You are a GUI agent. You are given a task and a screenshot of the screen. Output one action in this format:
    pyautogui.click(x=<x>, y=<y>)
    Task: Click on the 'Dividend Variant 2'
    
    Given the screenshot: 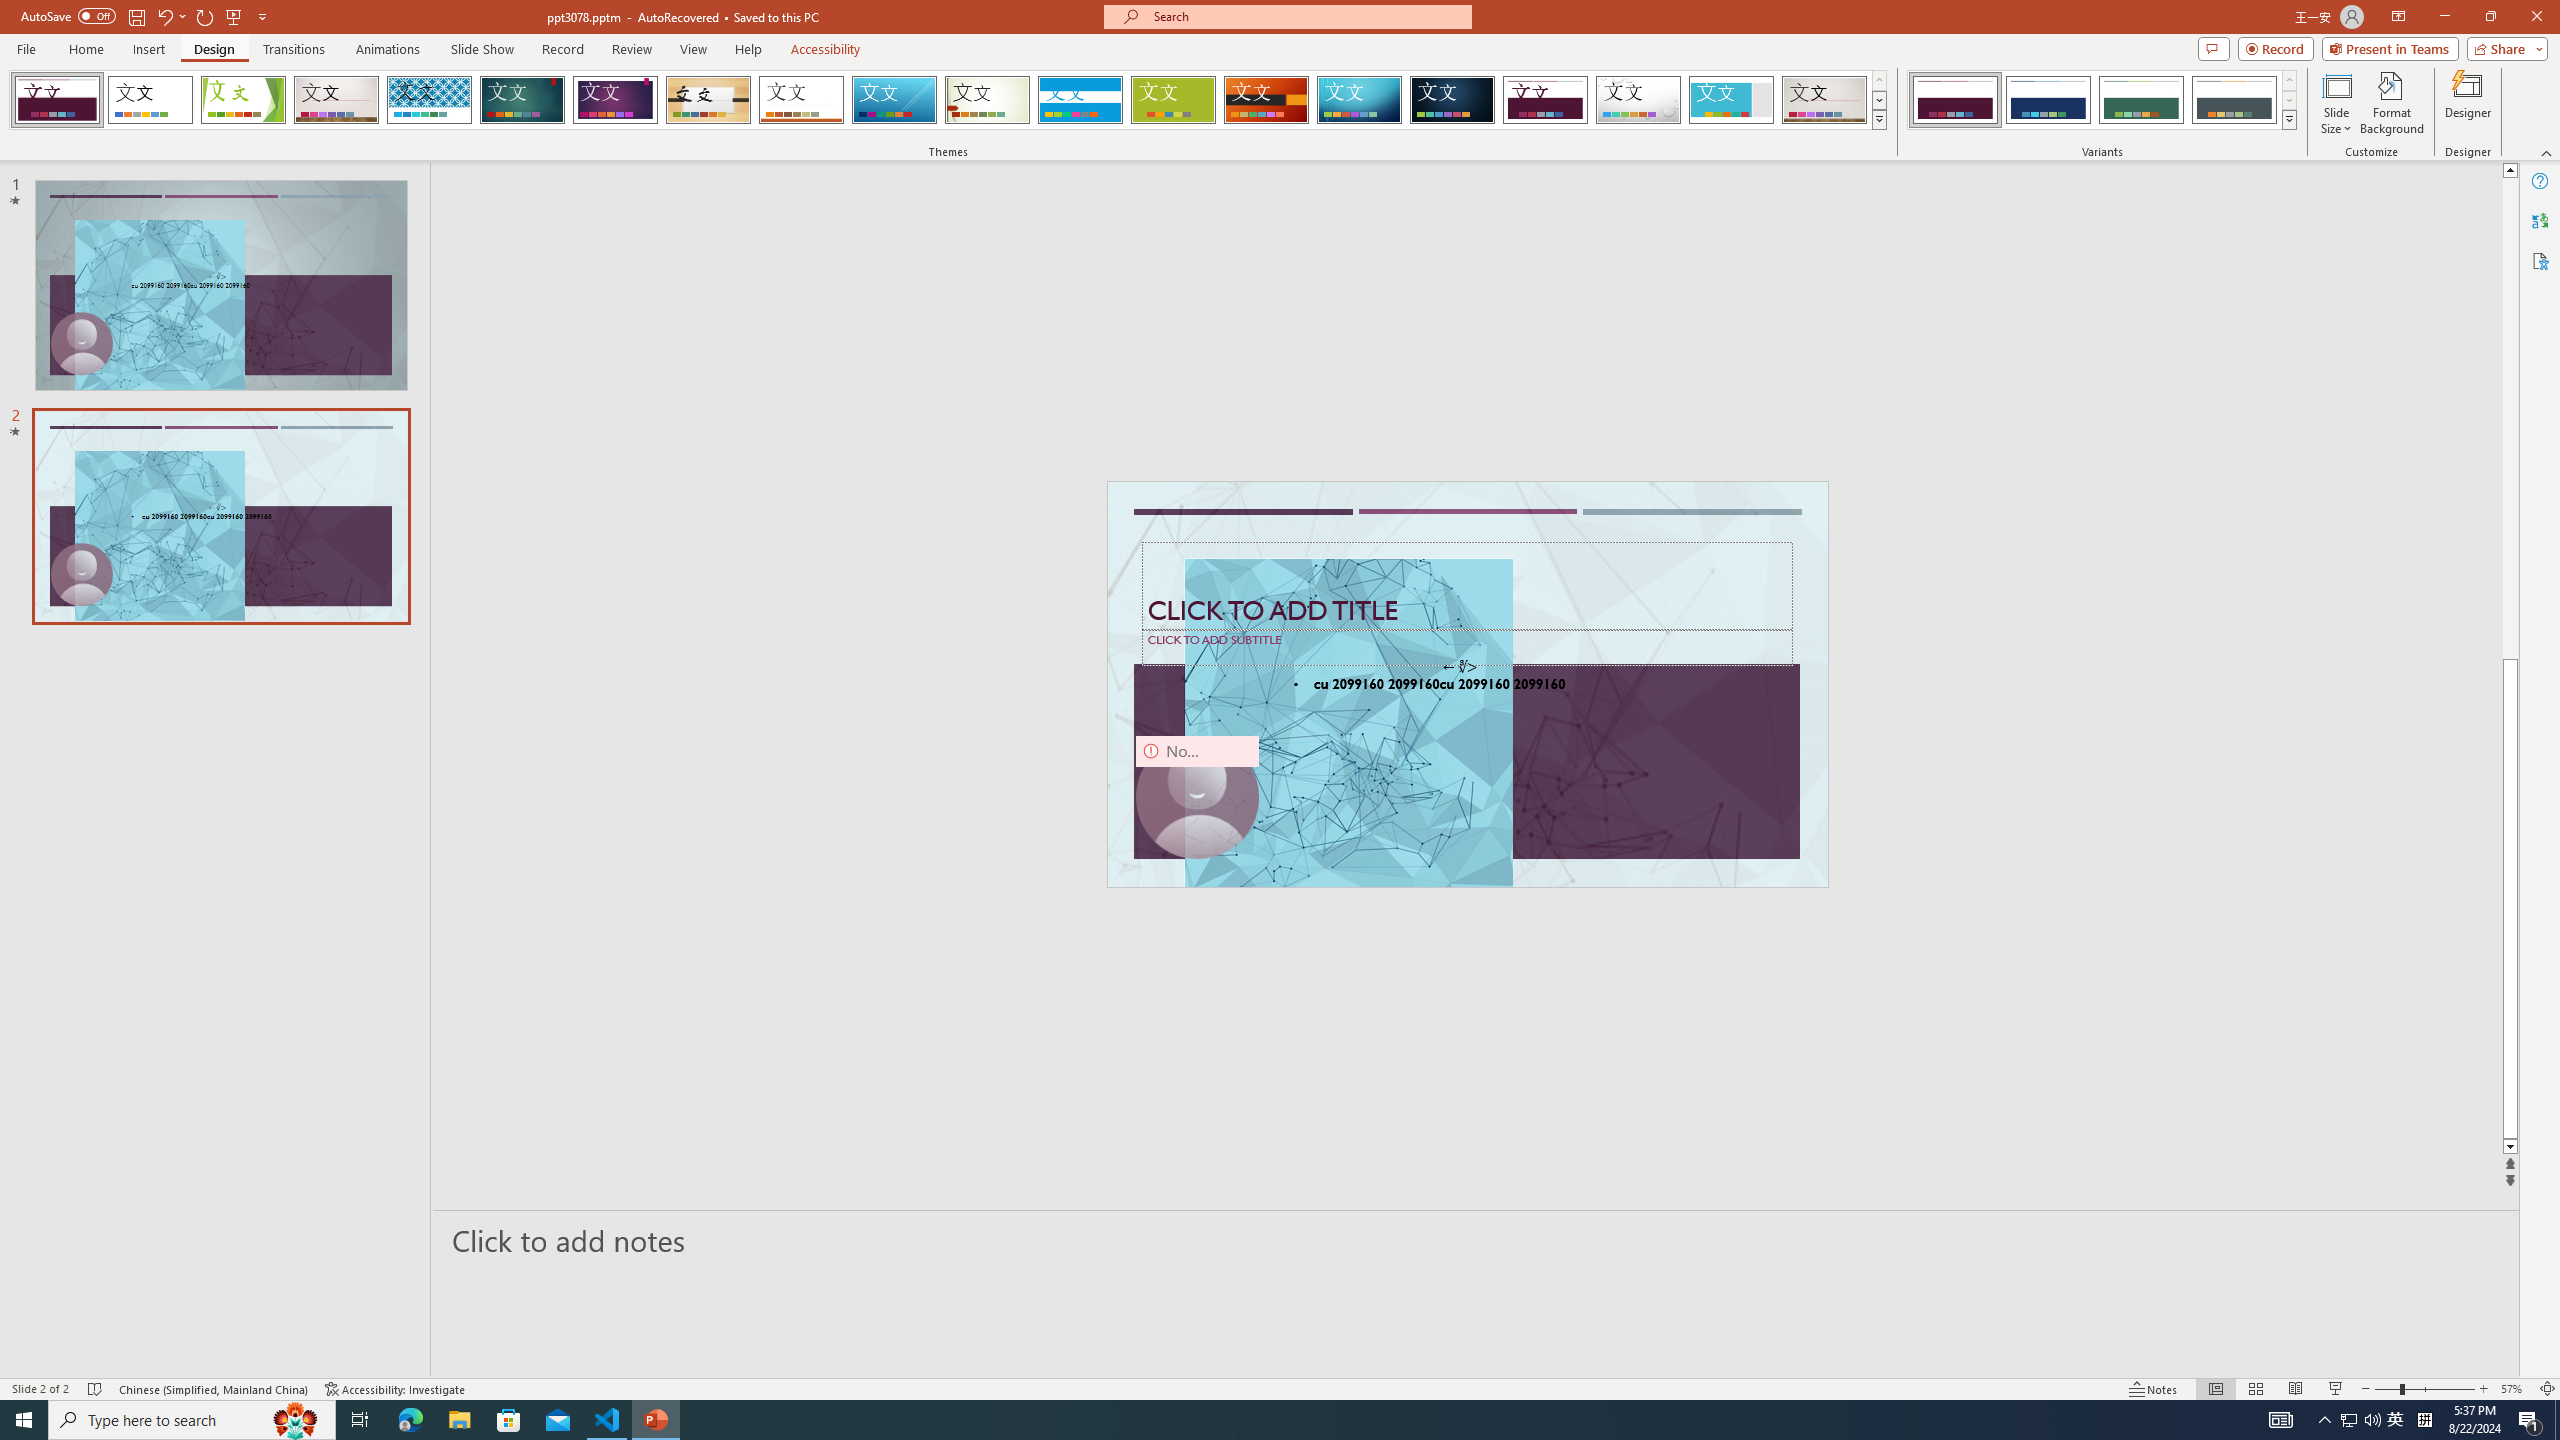 What is the action you would take?
    pyautogui.click(x=2047, y=99)
    